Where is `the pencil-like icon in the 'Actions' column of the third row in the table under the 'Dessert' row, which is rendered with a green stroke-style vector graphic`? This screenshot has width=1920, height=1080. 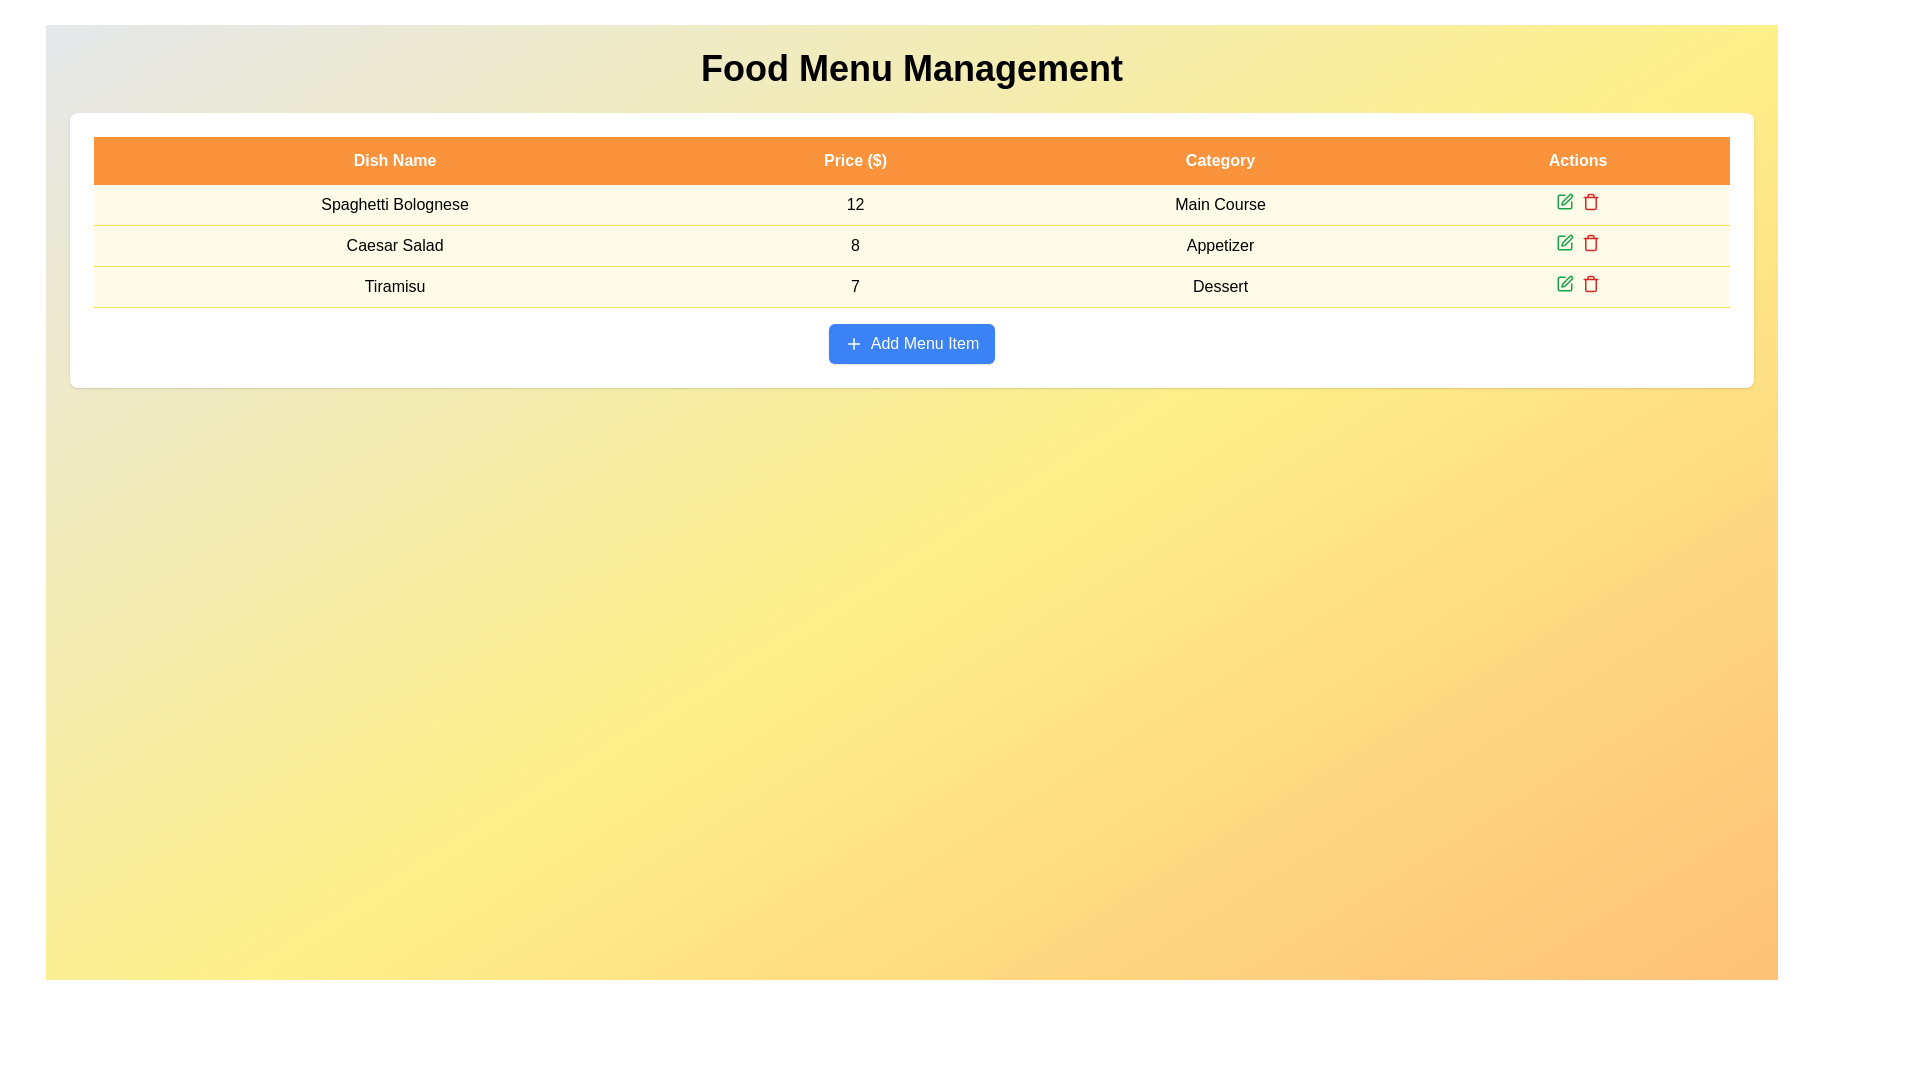 the pencil-like icon in the 'Actions' column of the third row in the table under the 'Dessert' row, which is rendered with a green stroke-style vector graphic is located at coordinates (1563, 201).